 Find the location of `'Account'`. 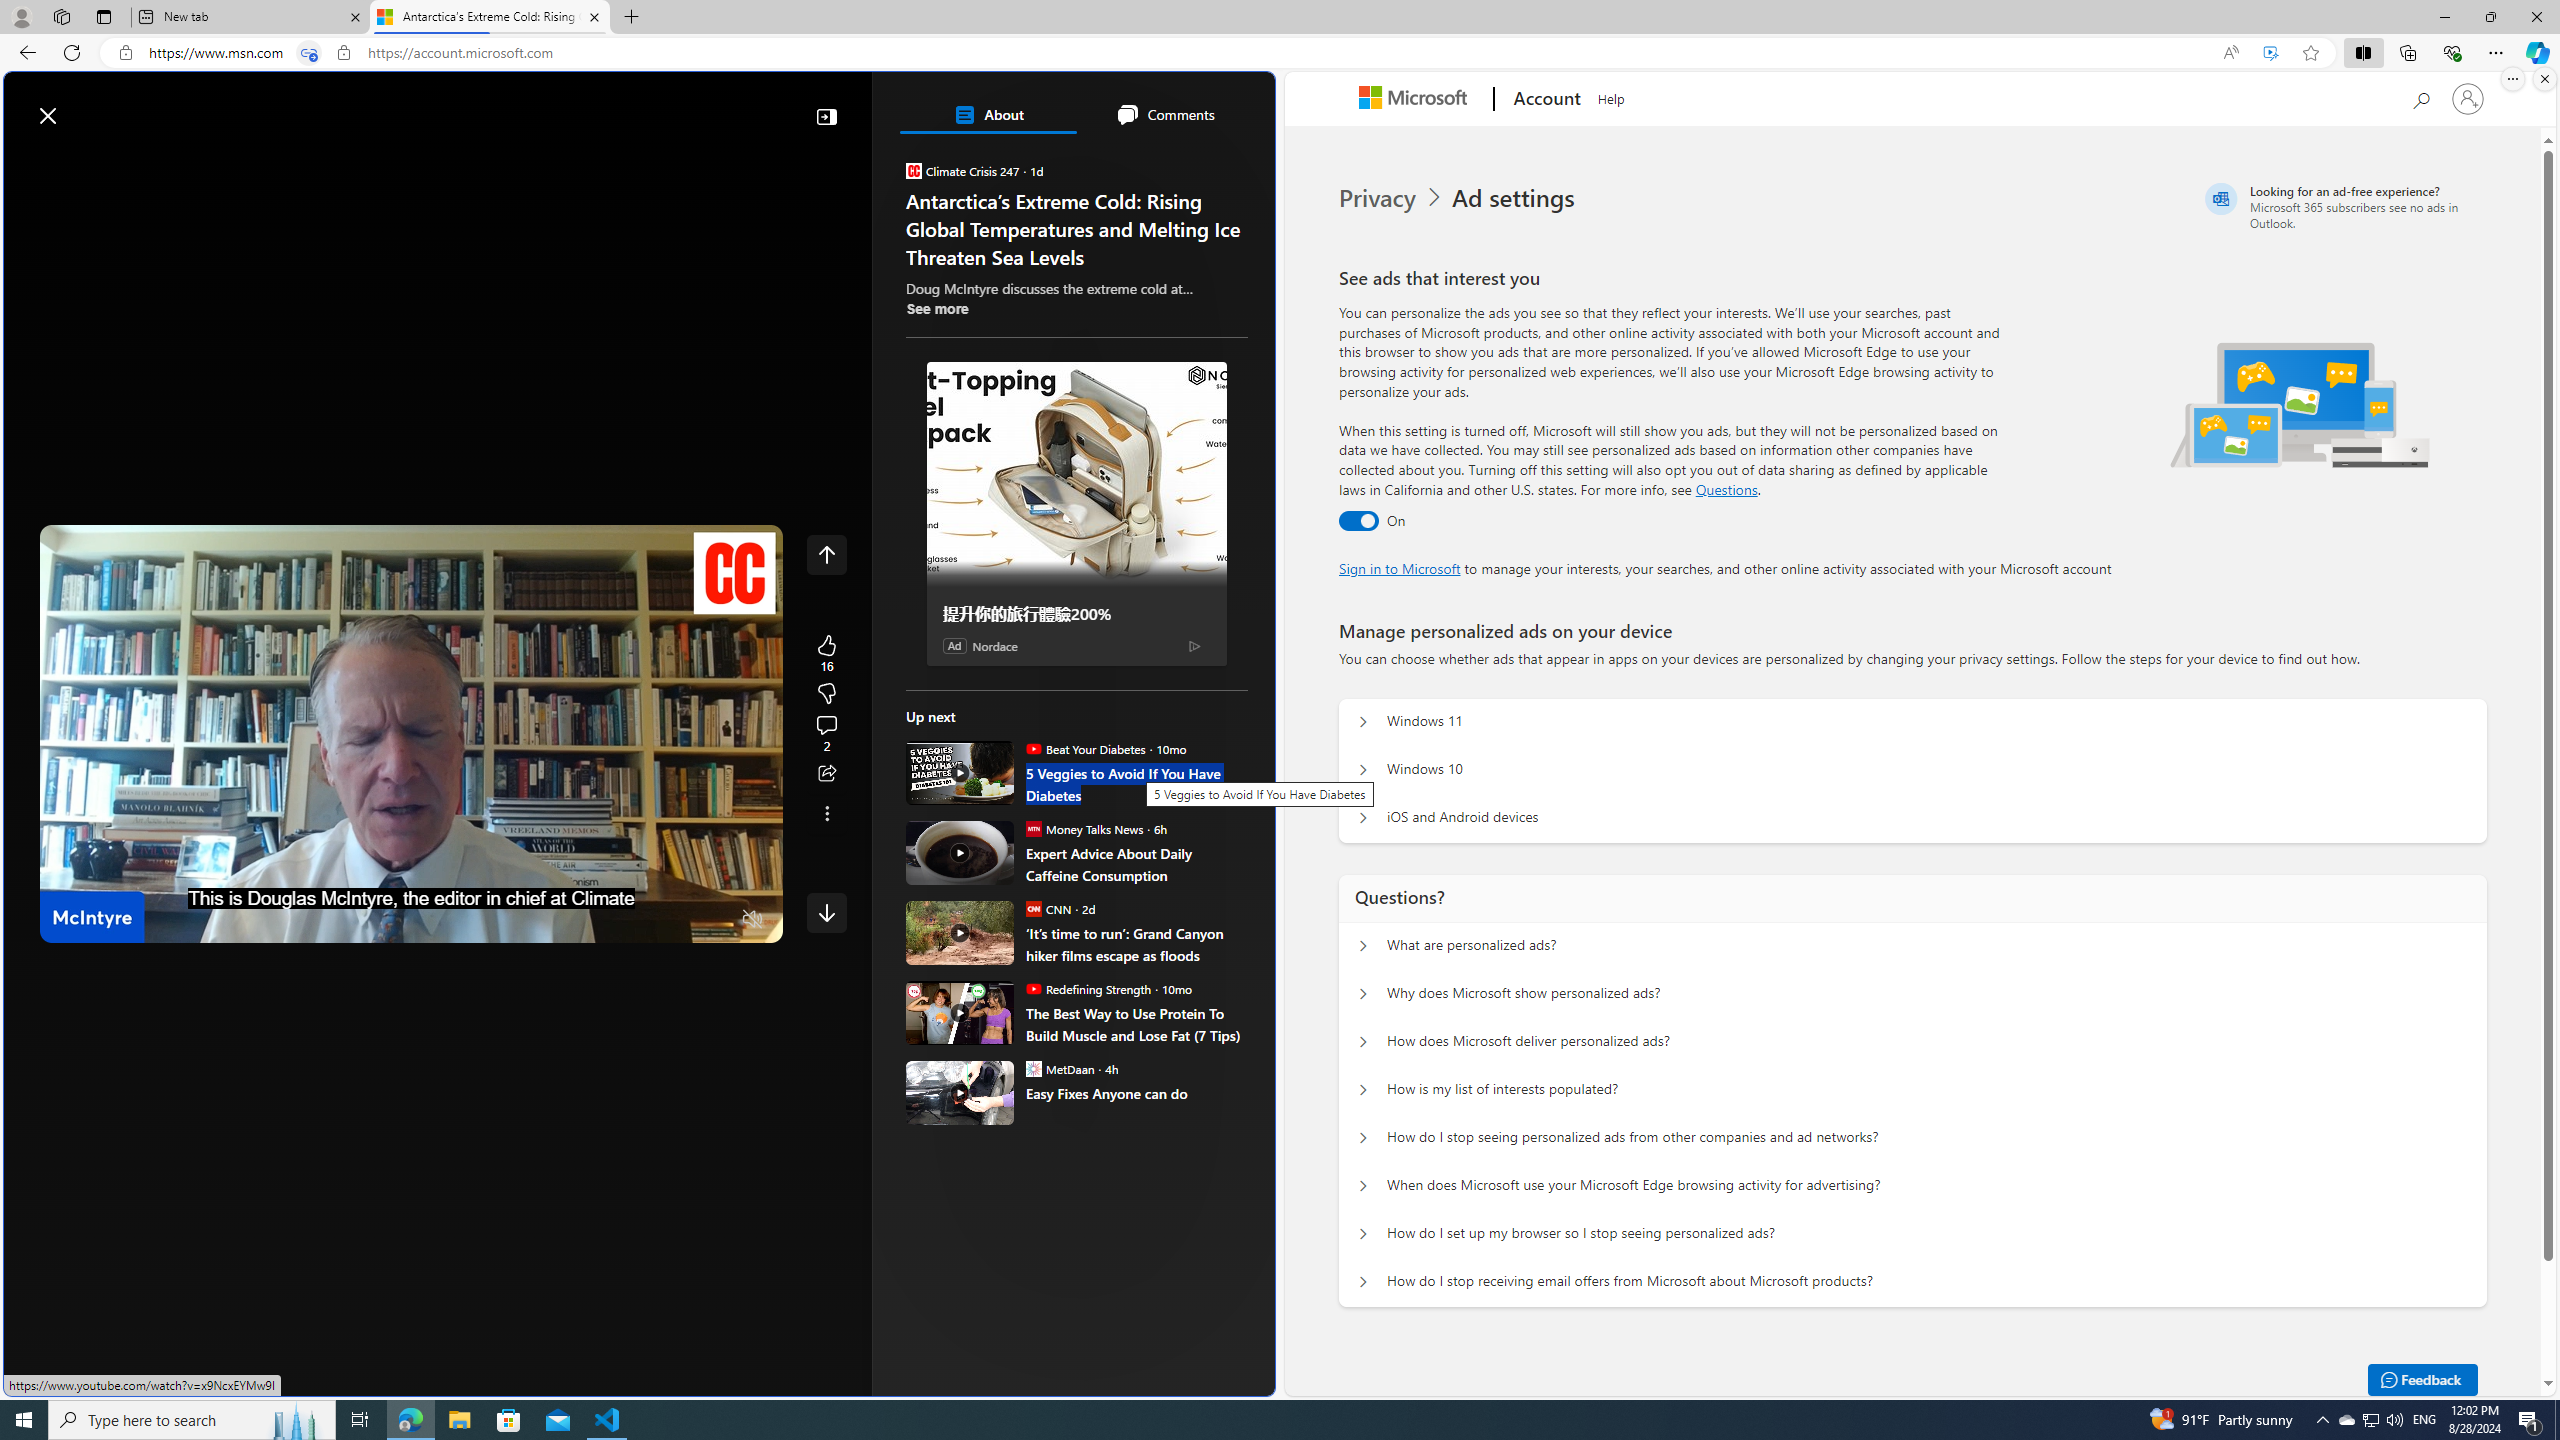

'Account' is located at coordinates (1544, 99).